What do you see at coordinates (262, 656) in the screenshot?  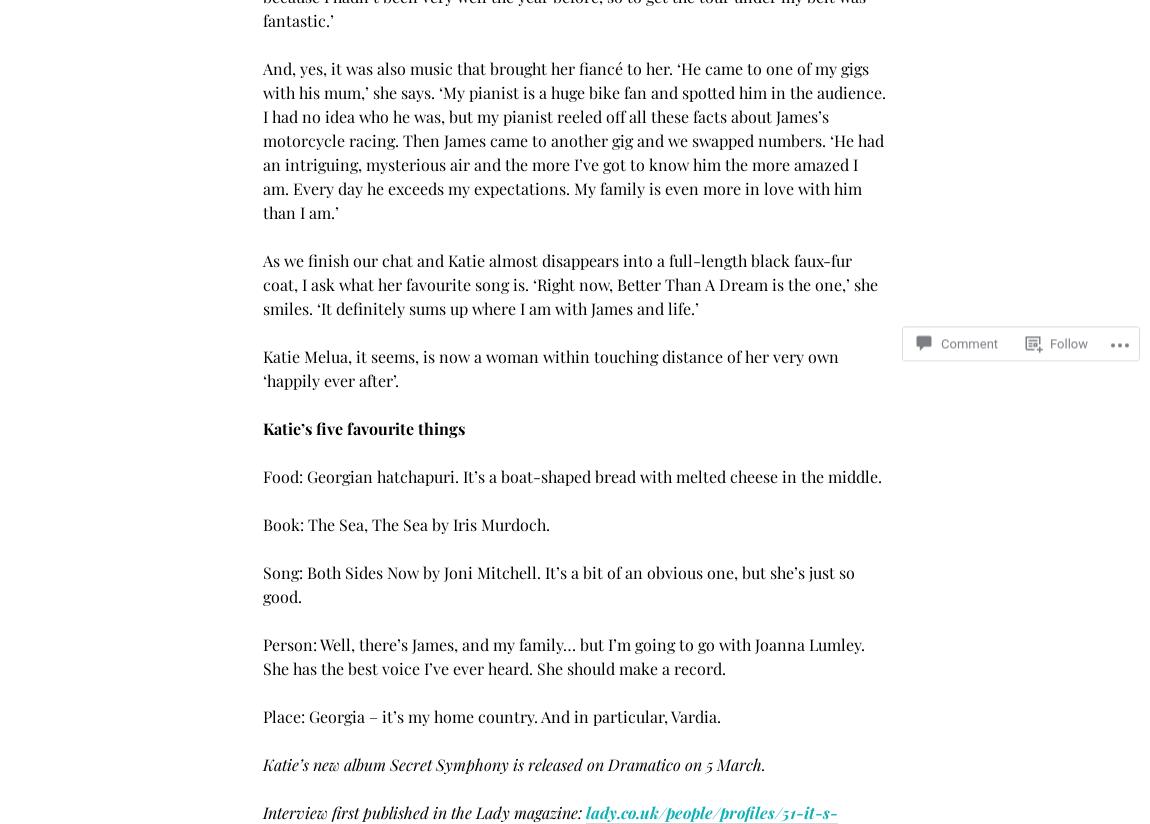 I see `'Person: Well, there’s James, and my family… but I’m going to go with Joanna Lumley. She has the best voice I’ve ever heard. She should make a record.'` at bounding box center [262, 656].